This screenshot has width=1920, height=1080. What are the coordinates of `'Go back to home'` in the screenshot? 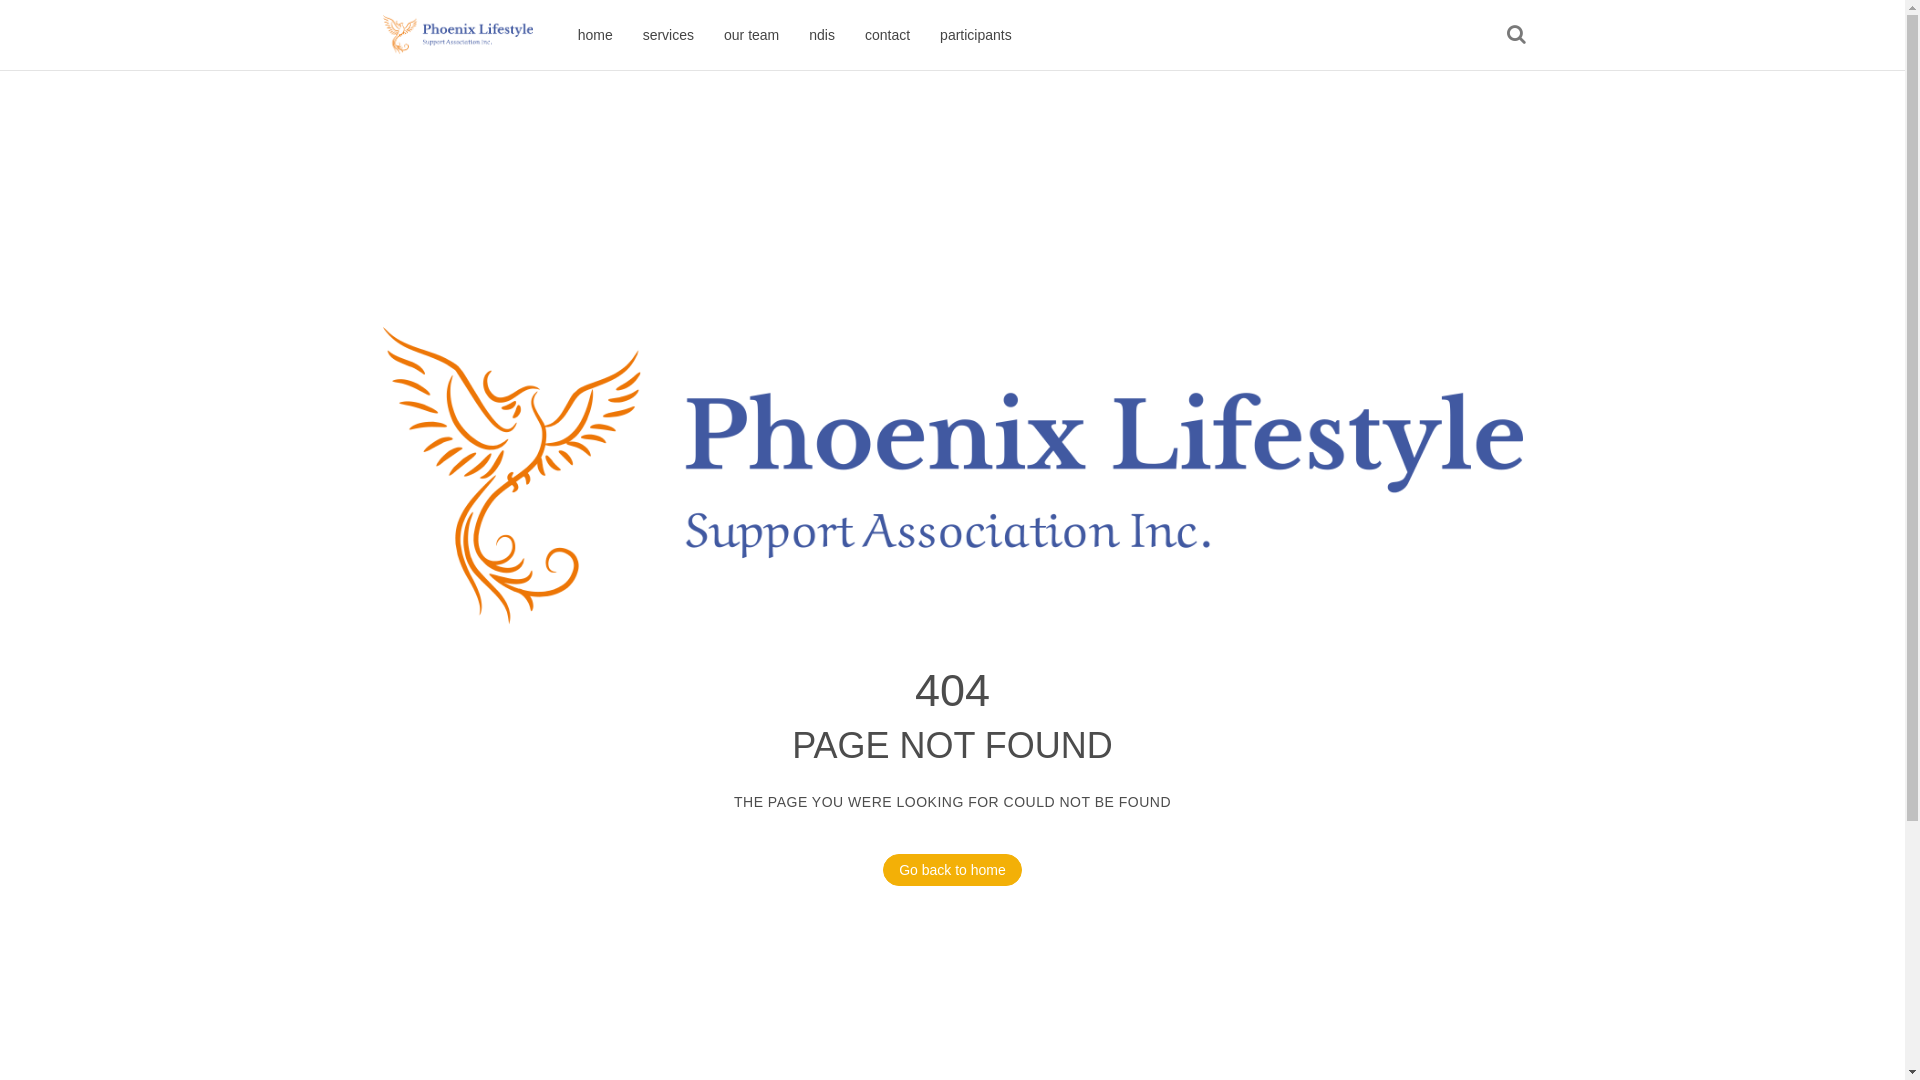 It's located at (951, 869).